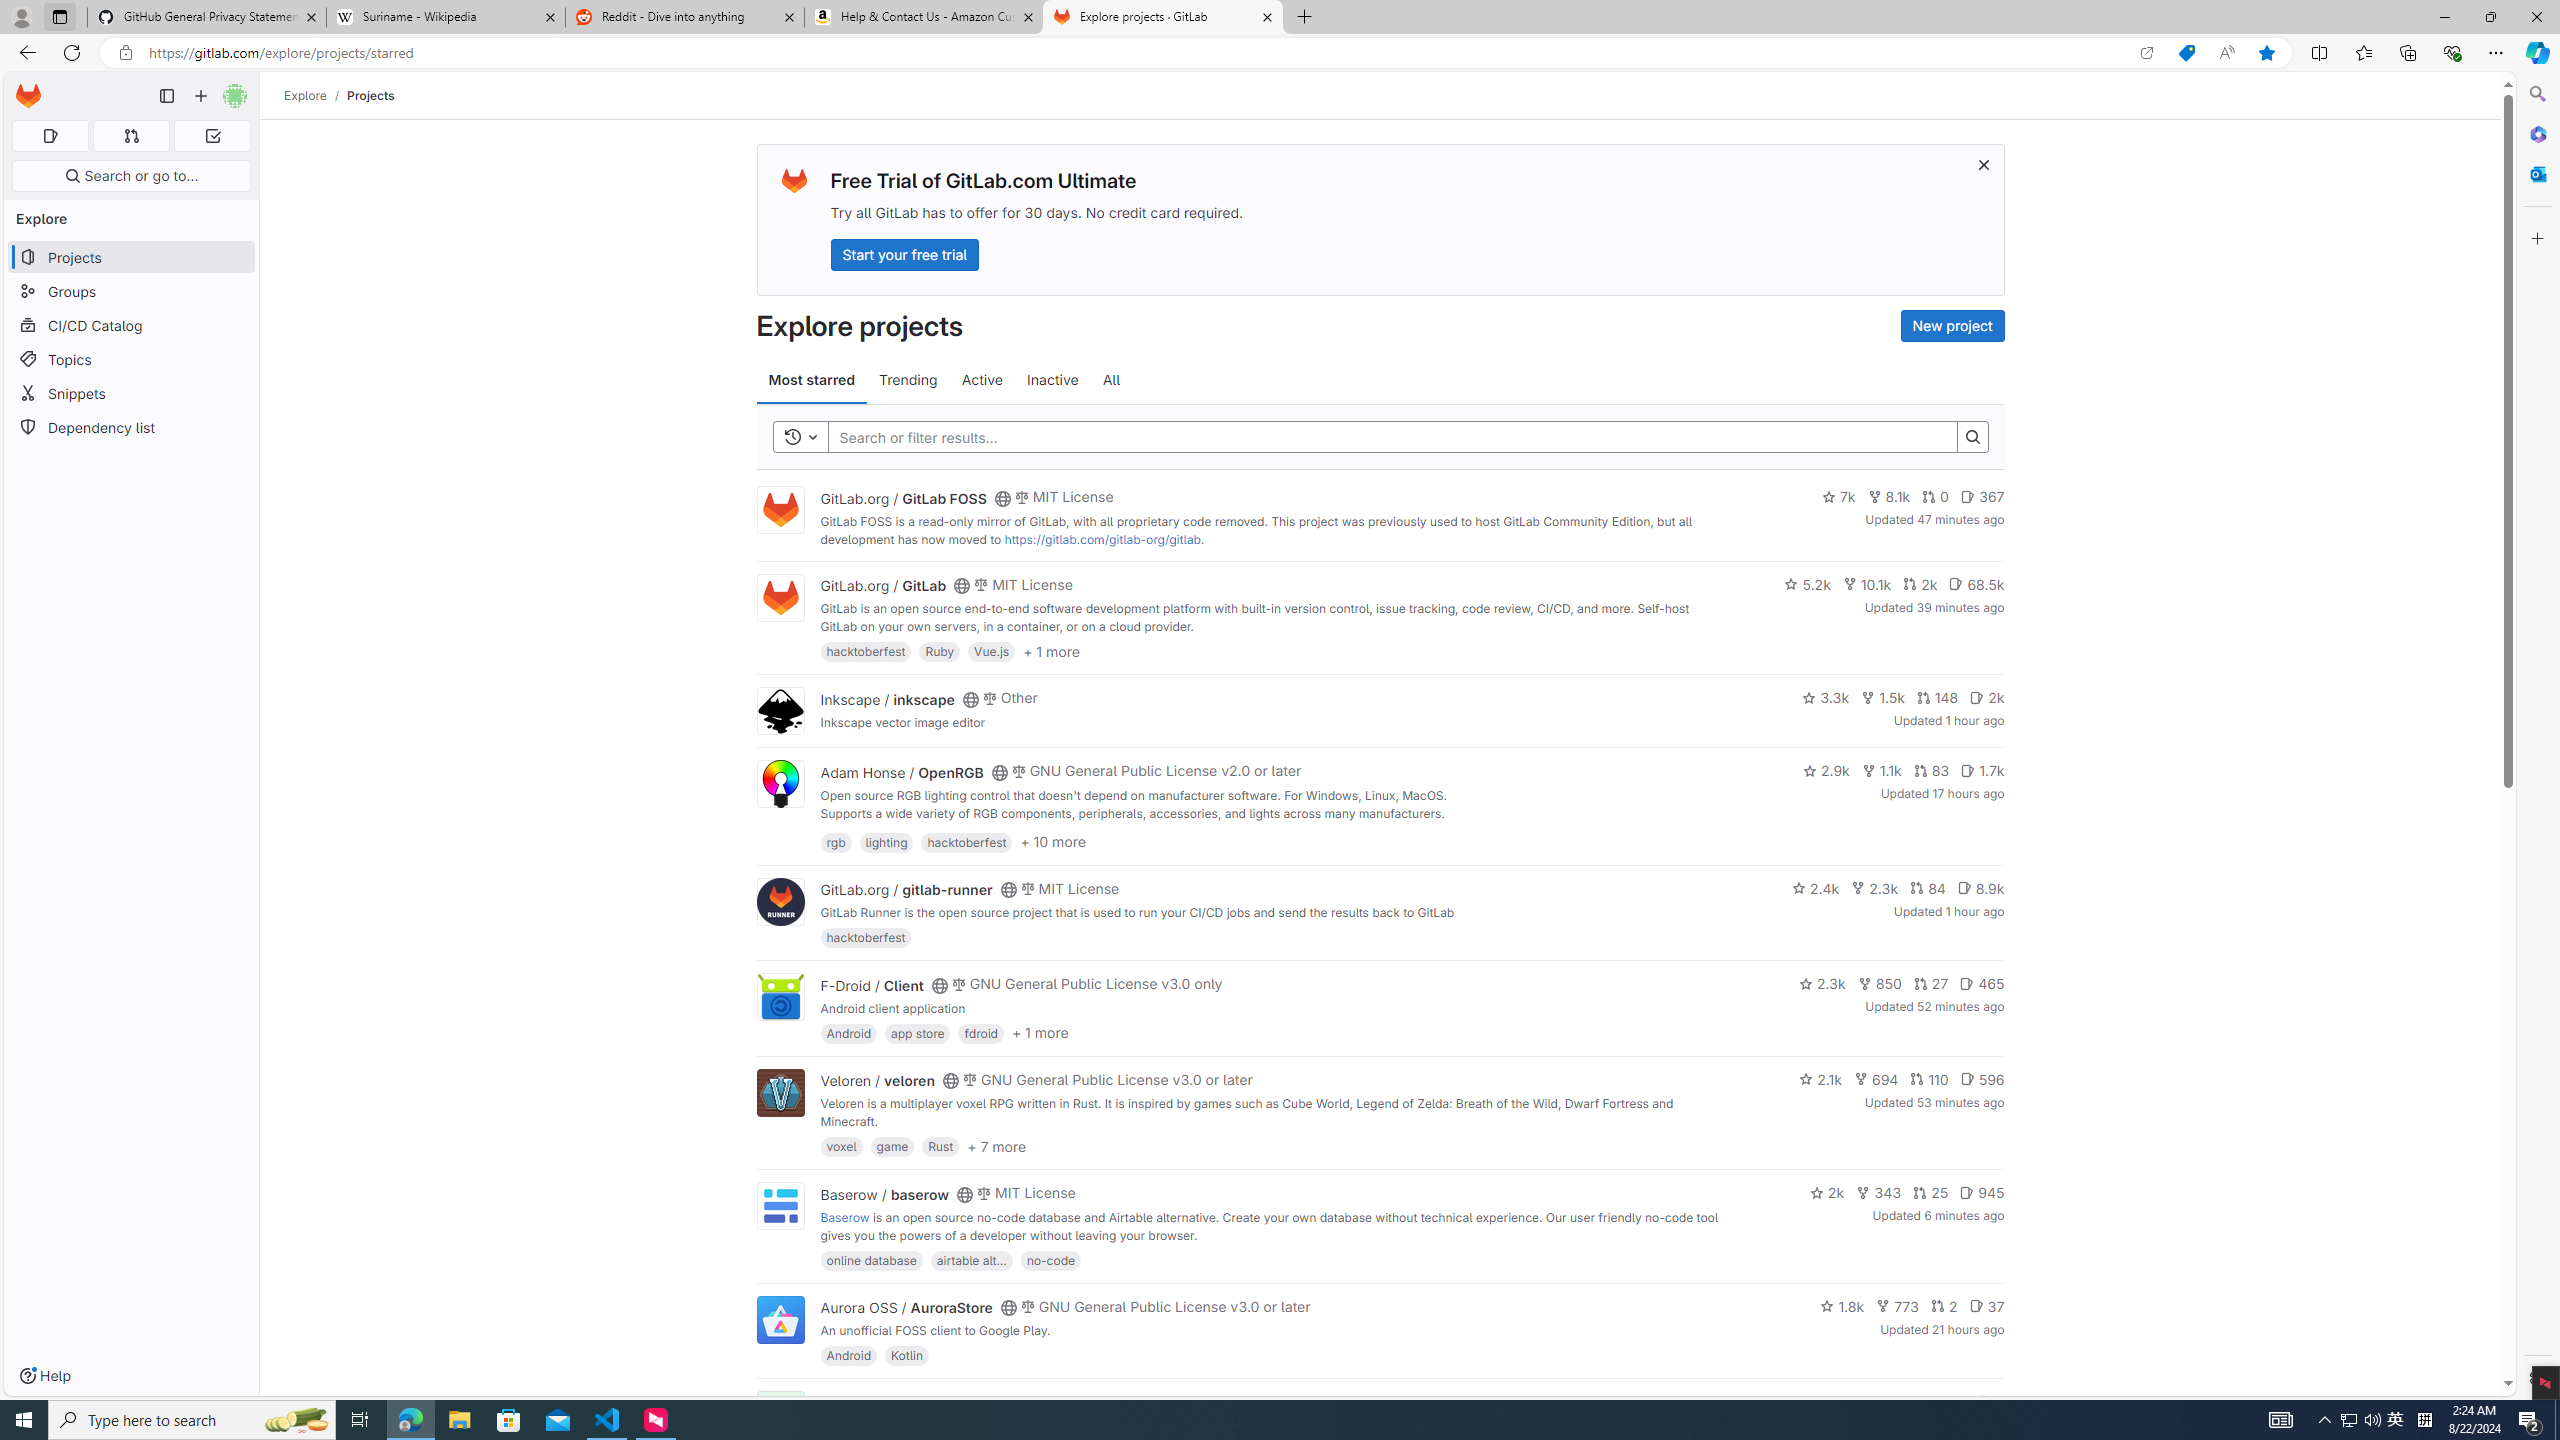 Image resolution: width=2560 pixels, height=1440 pixels. I want to click on 'GitLab.org / GitLab FOSS', so click(902, 497).